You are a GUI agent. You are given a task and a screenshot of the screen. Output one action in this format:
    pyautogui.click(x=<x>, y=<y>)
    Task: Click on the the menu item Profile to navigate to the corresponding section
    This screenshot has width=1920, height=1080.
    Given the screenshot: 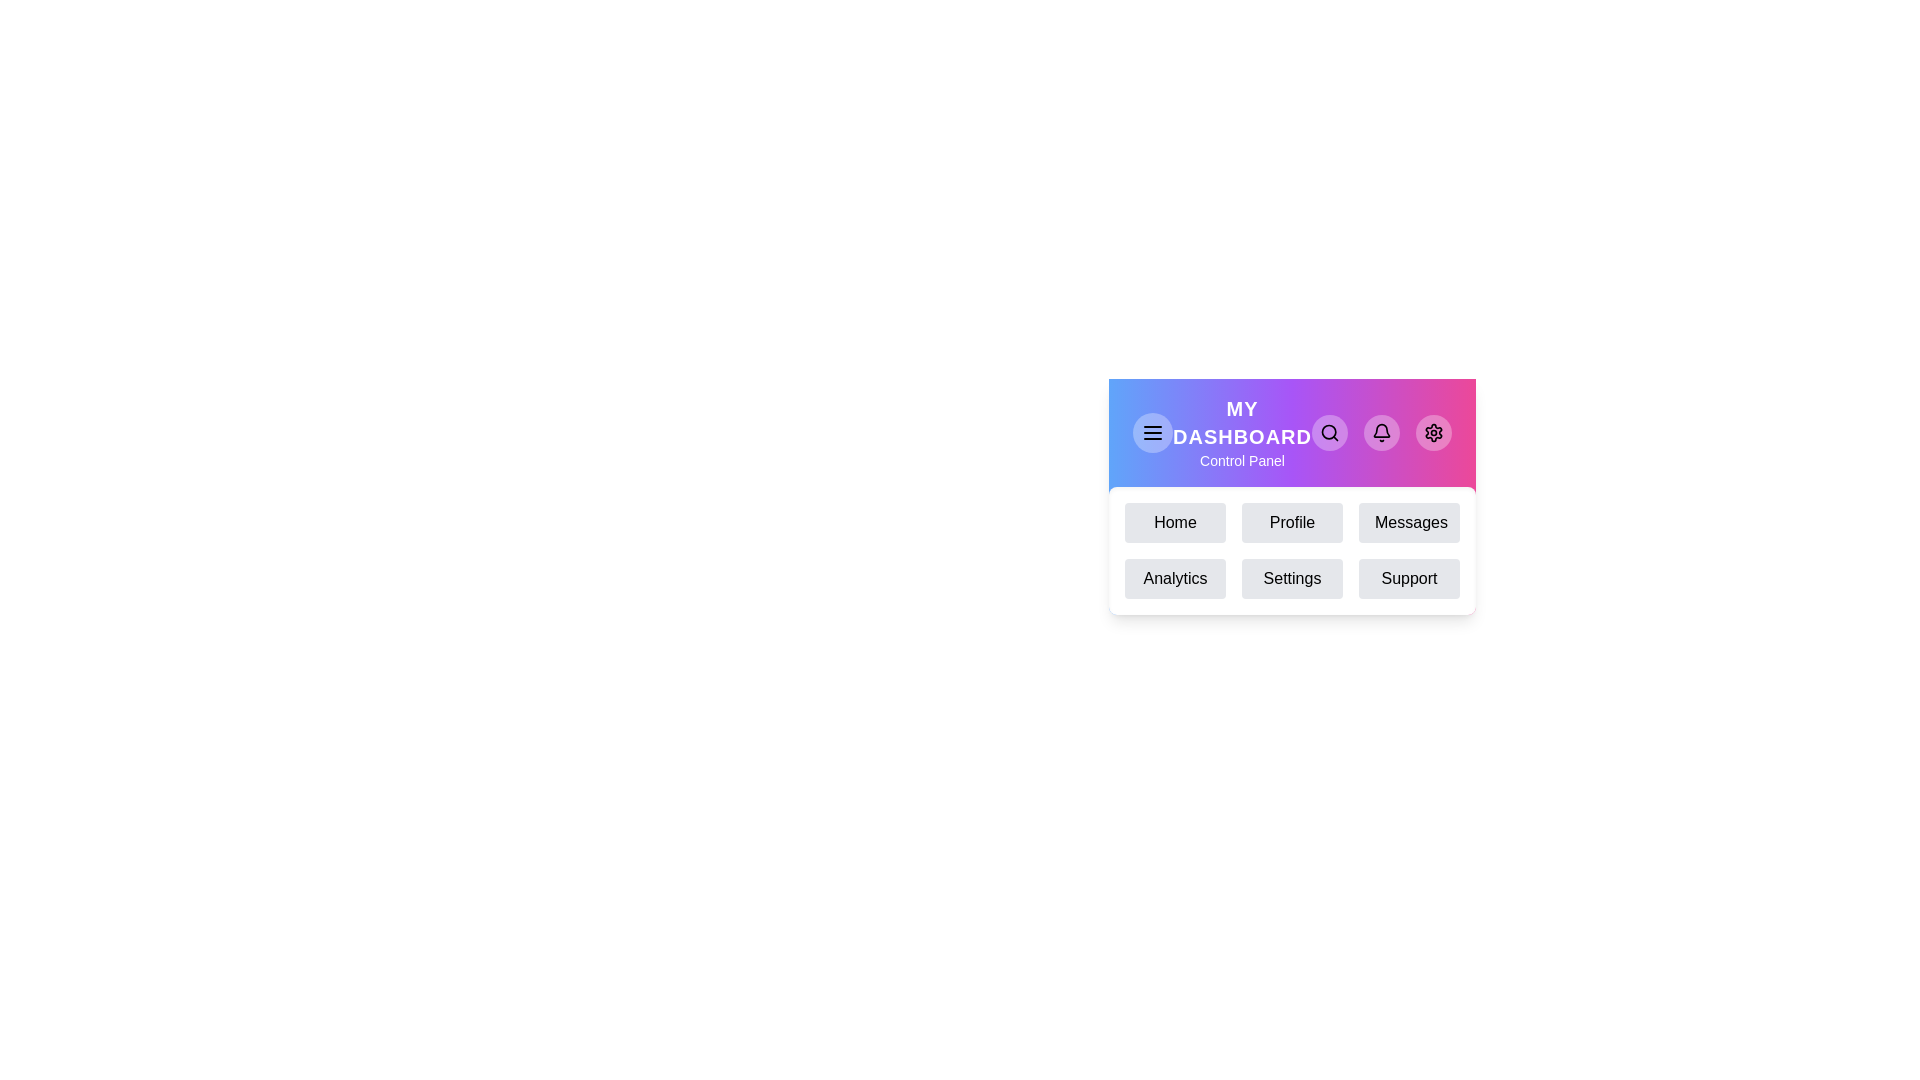 What is the action you would take?
    pyautogui.click(x=1292, y=522)
    